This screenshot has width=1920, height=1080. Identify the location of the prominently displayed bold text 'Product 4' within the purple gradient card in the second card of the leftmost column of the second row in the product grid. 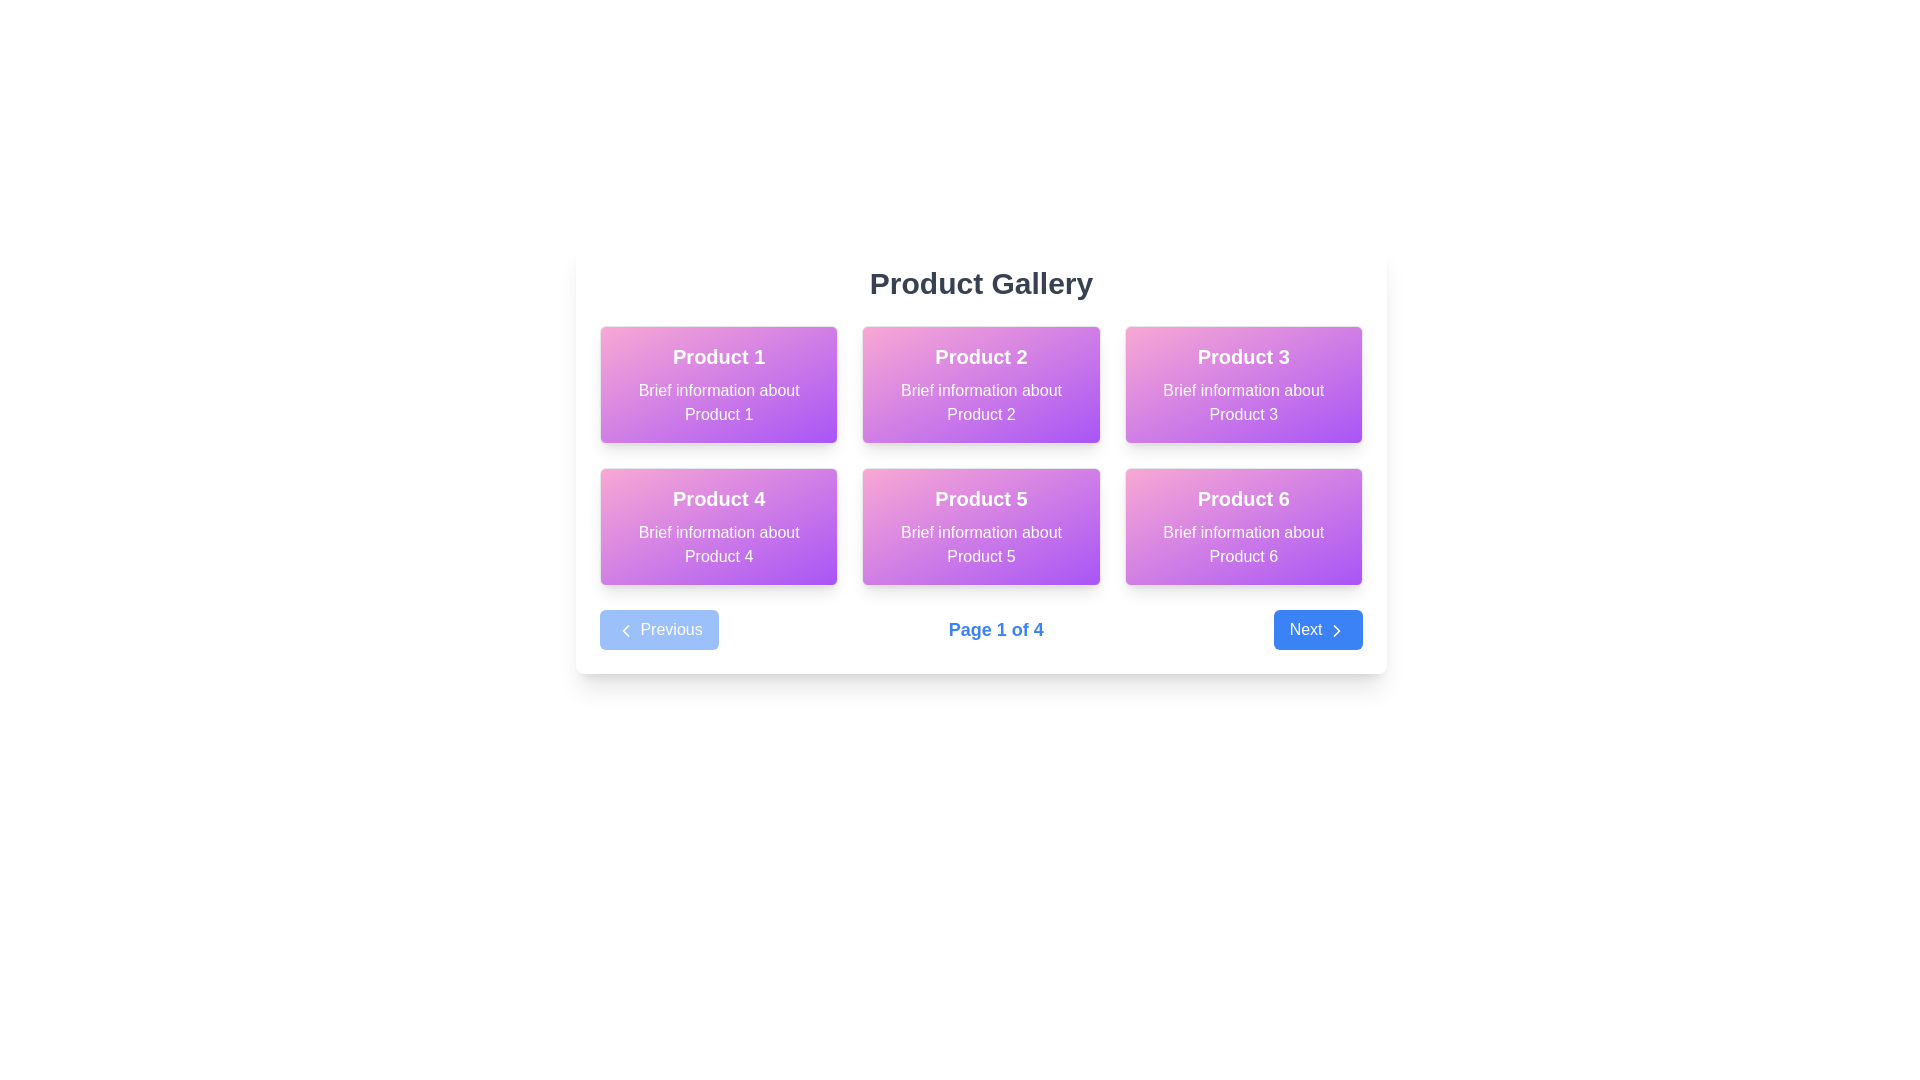
(719, 497).